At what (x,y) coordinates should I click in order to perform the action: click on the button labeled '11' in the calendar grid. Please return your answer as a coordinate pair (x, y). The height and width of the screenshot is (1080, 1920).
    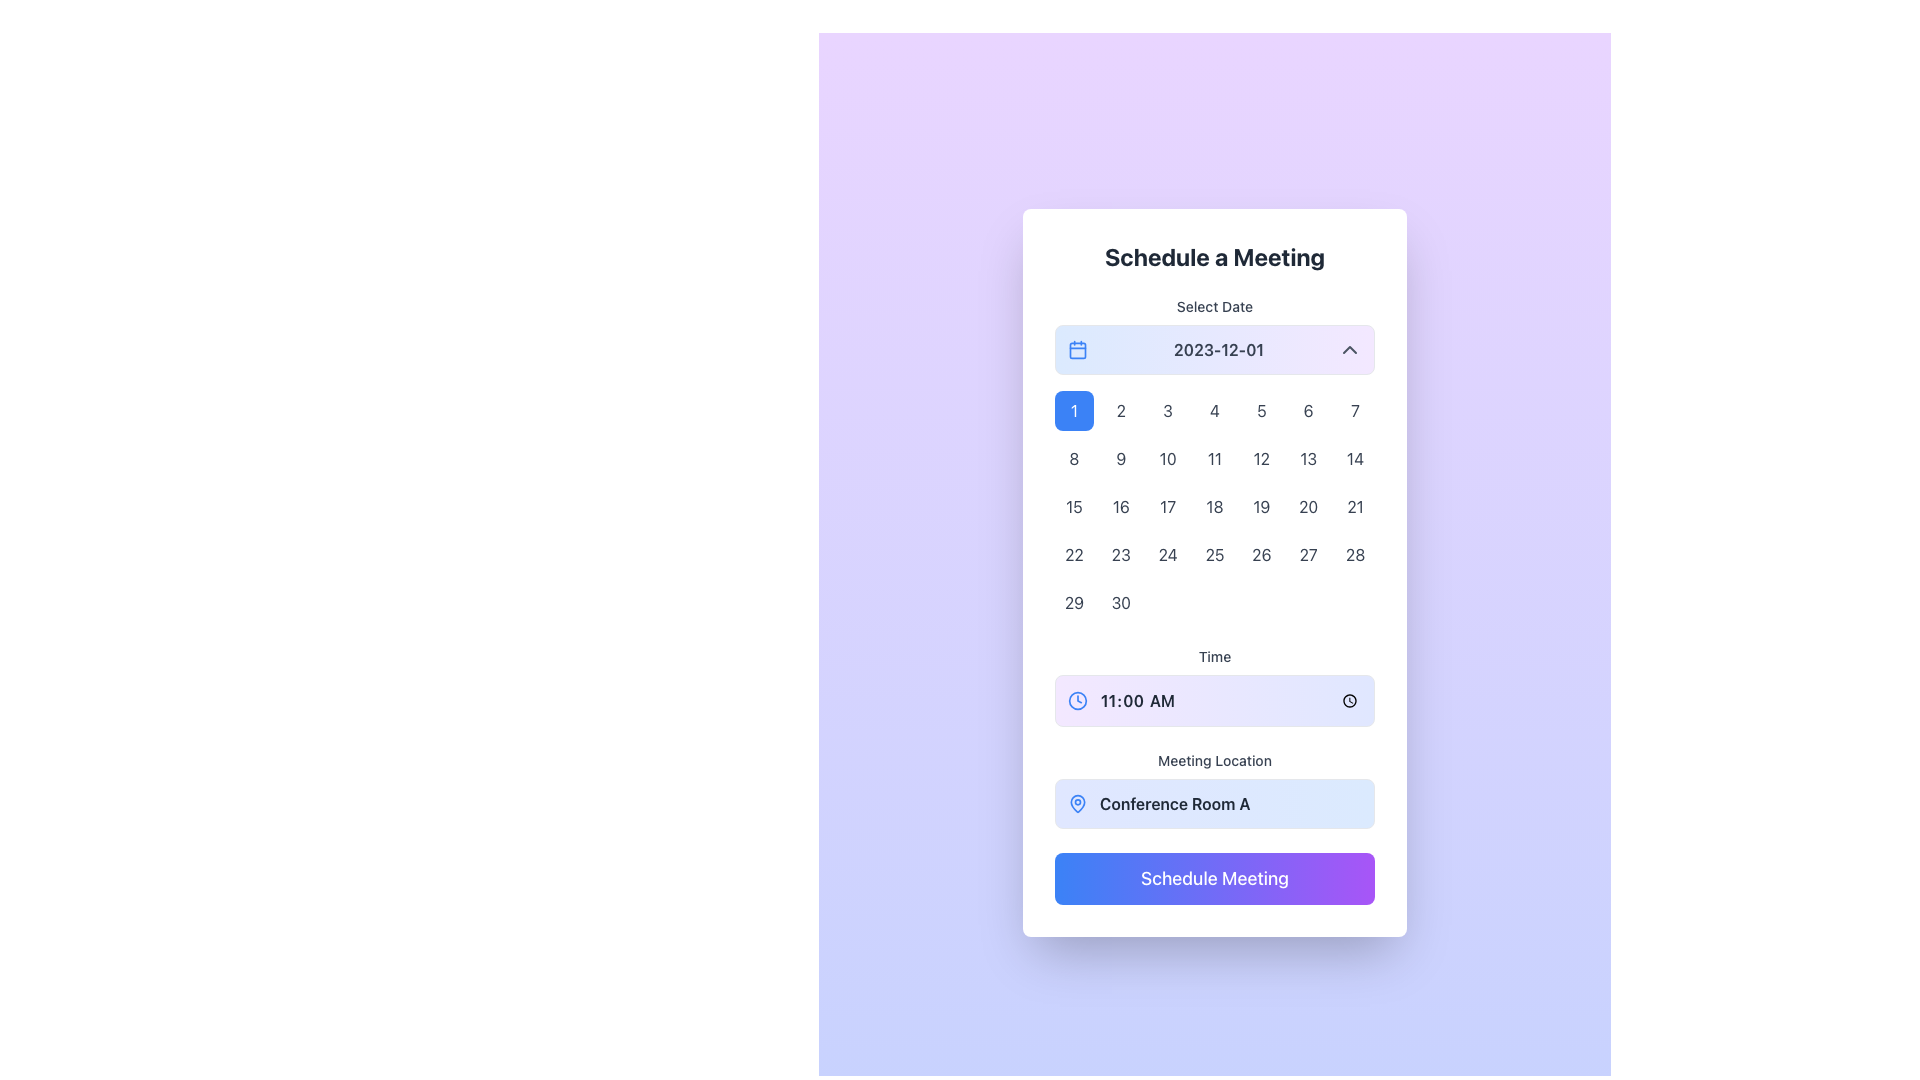
    Looking at the image, I should click on (1213, 459).